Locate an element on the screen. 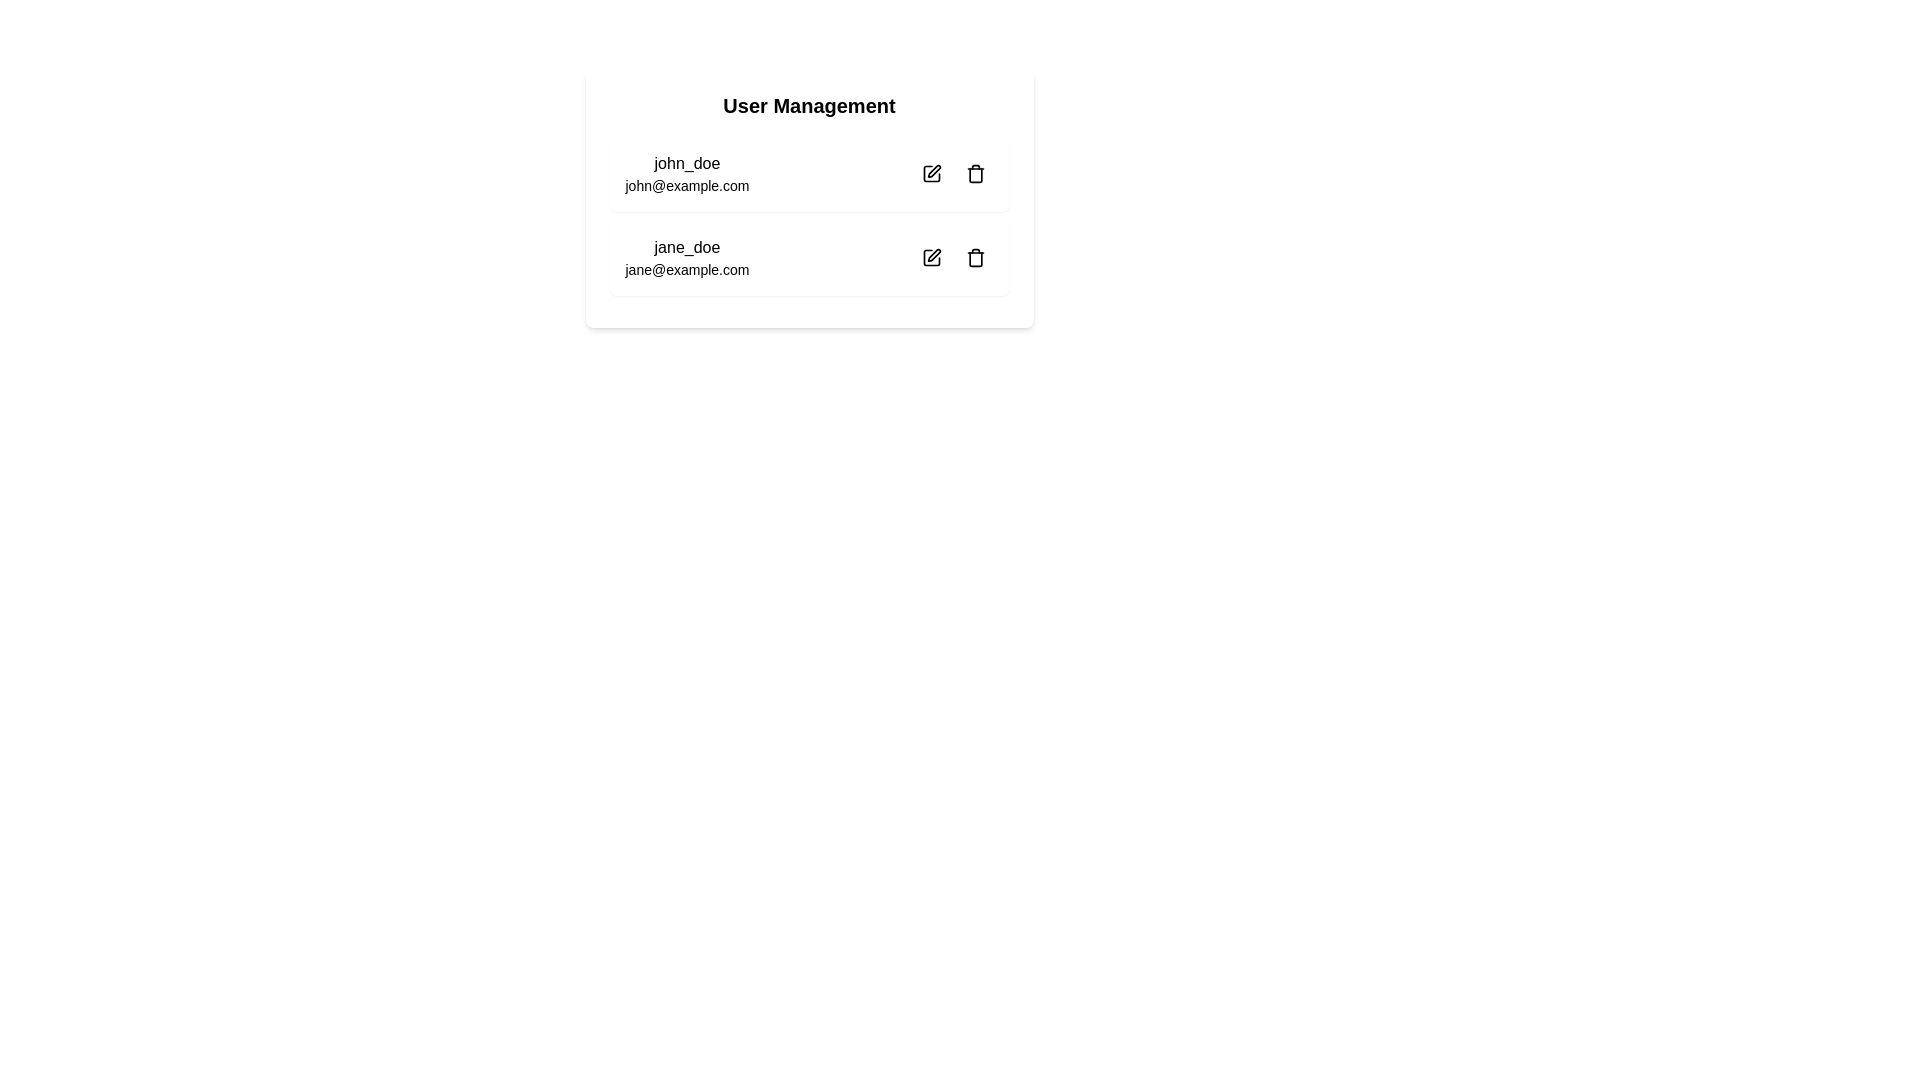 This screenshot has height=1080, width=1920. the trash can icon button for user 'john_doe' is located at coordinates (975, 172).